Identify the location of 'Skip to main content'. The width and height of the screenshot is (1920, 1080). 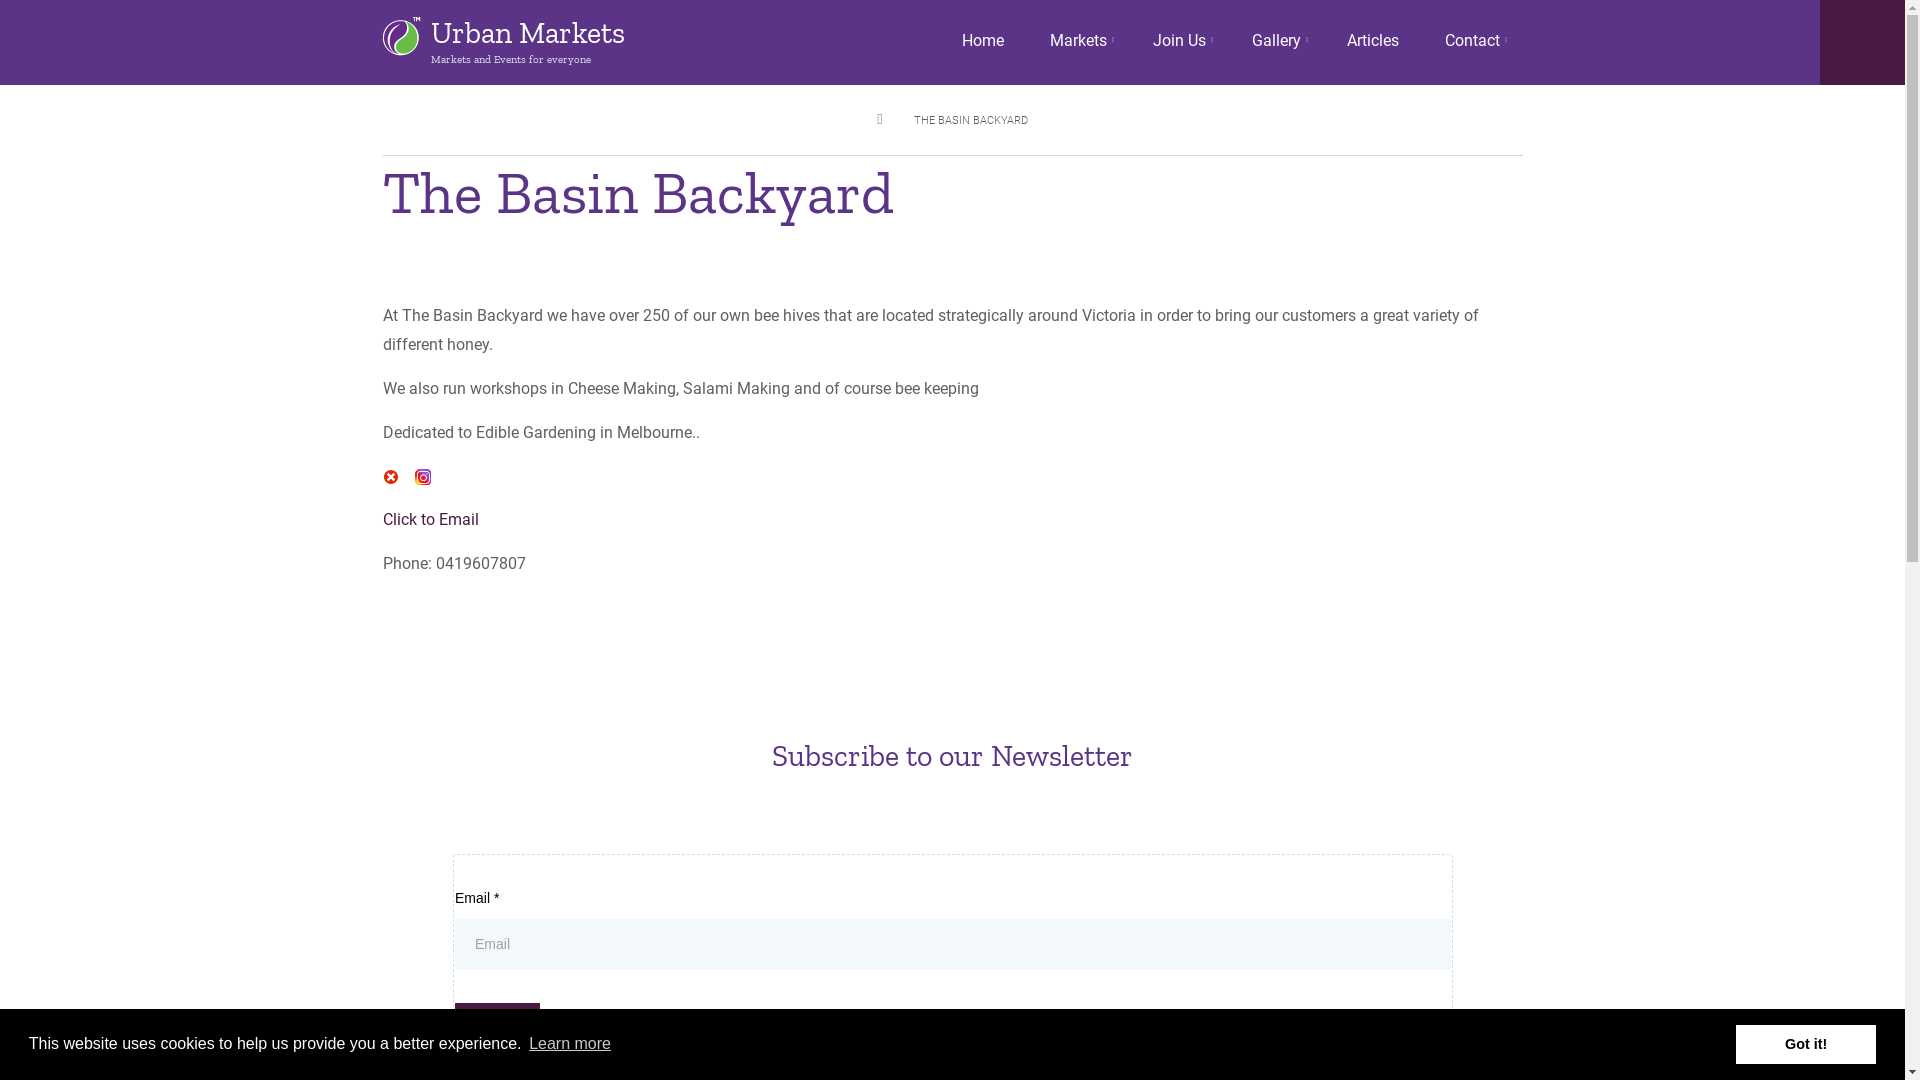
(0, 0).